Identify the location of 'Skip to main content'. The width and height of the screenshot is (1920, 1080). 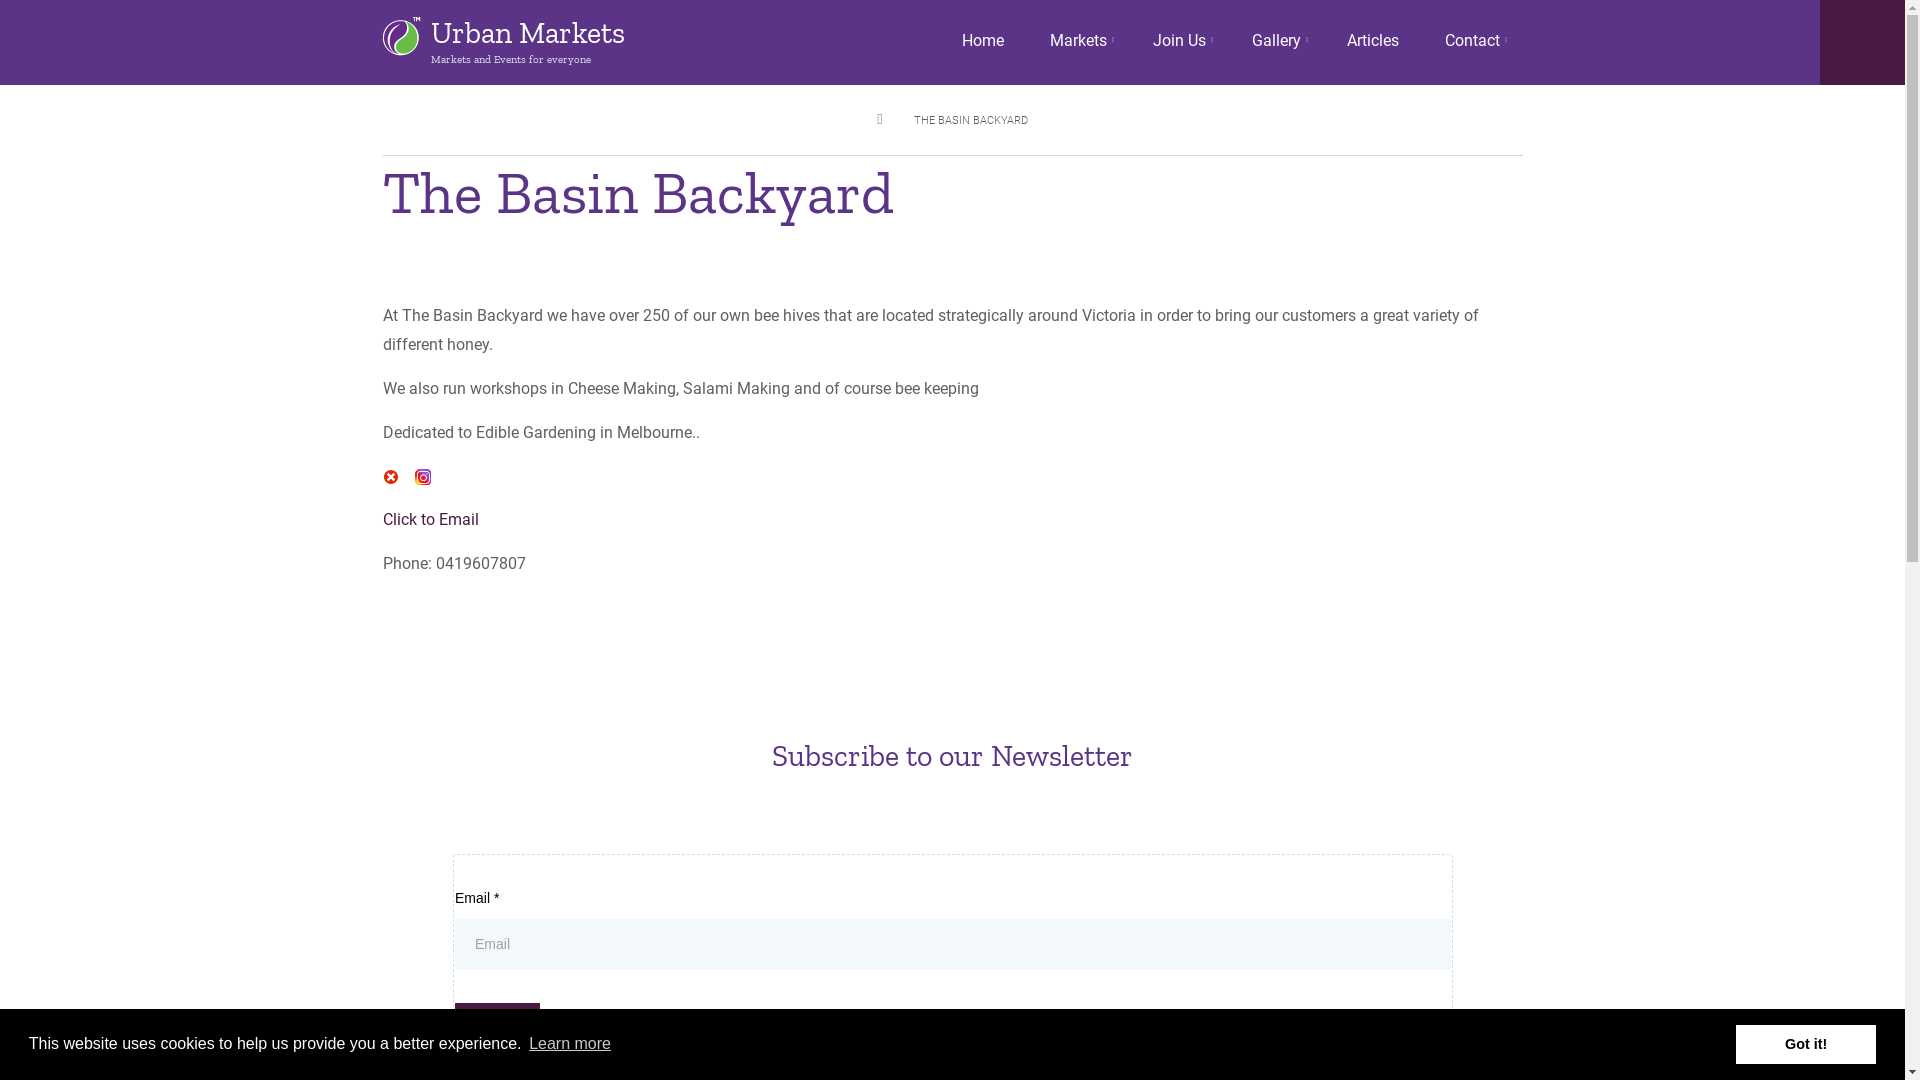
(0, 0).